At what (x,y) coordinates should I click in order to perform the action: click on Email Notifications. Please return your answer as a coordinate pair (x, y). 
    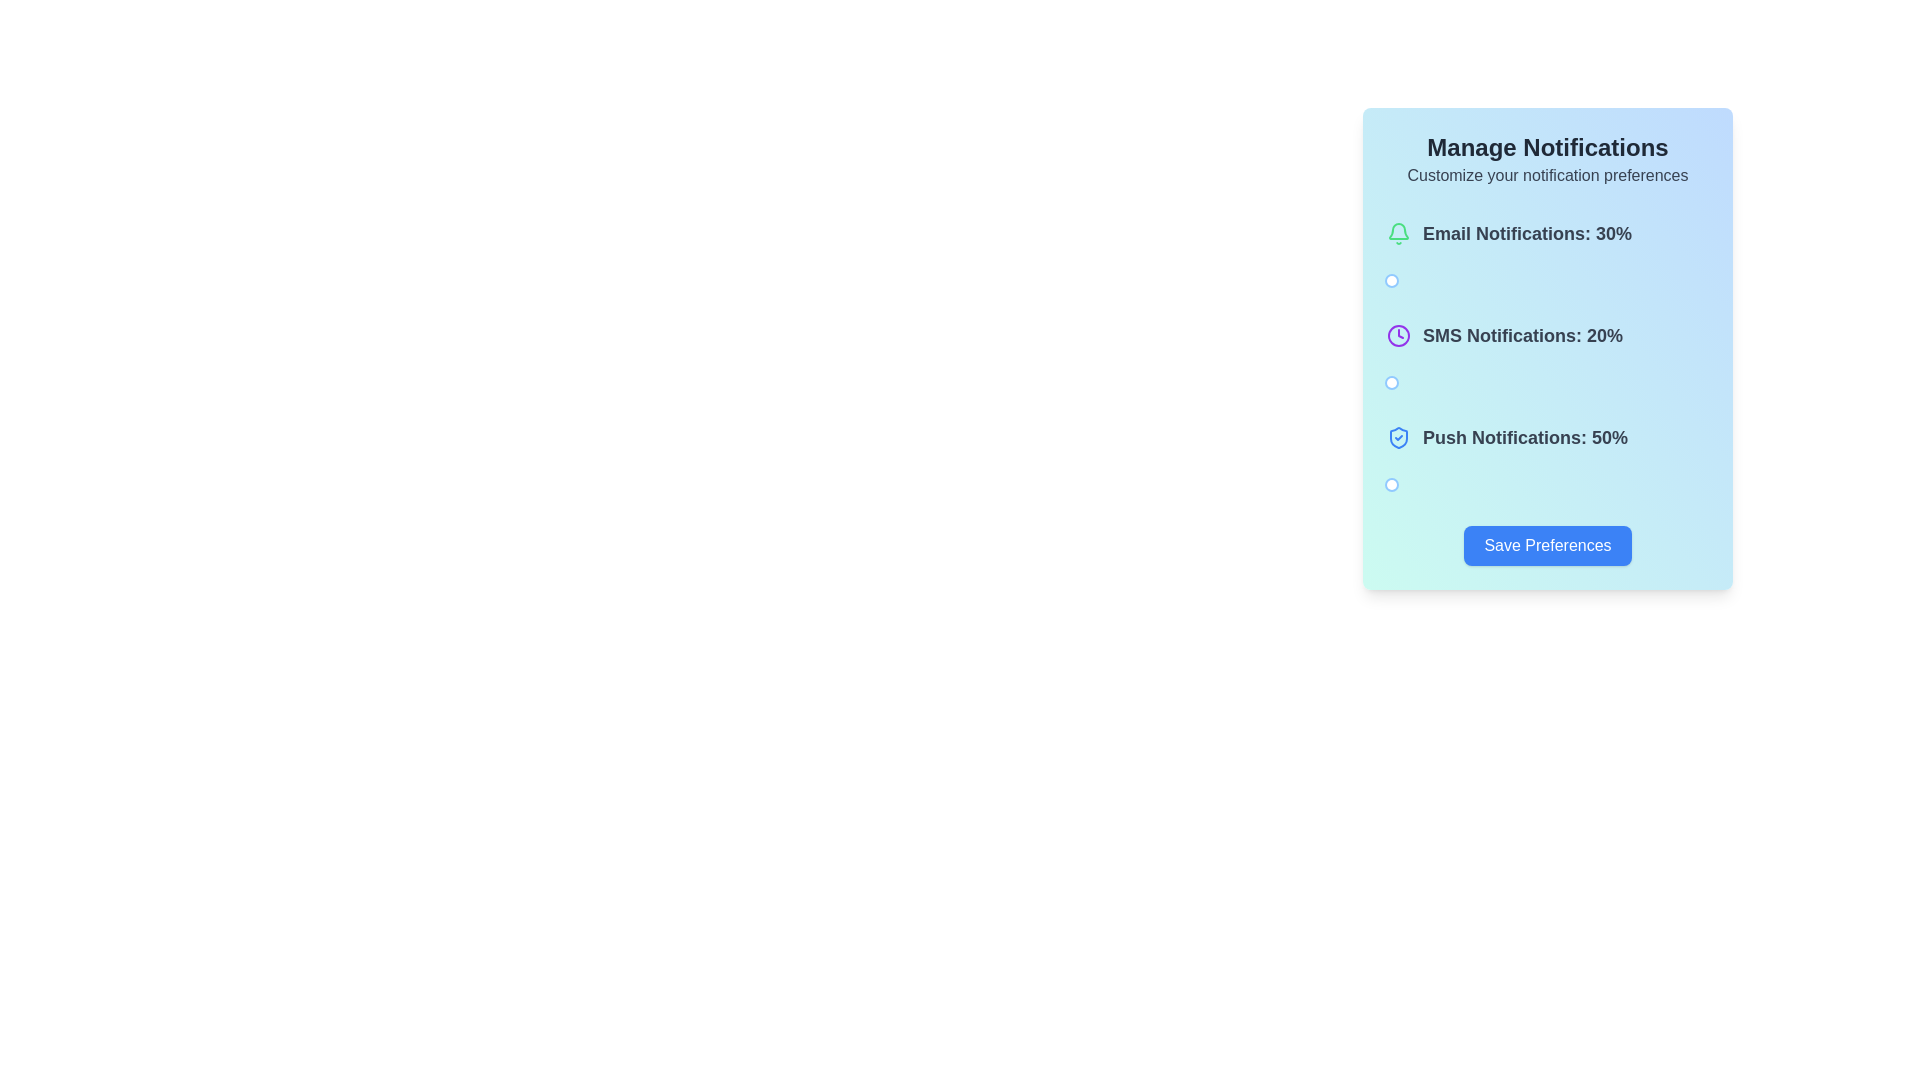
    Looking at the image, I should click on (1380, 281).